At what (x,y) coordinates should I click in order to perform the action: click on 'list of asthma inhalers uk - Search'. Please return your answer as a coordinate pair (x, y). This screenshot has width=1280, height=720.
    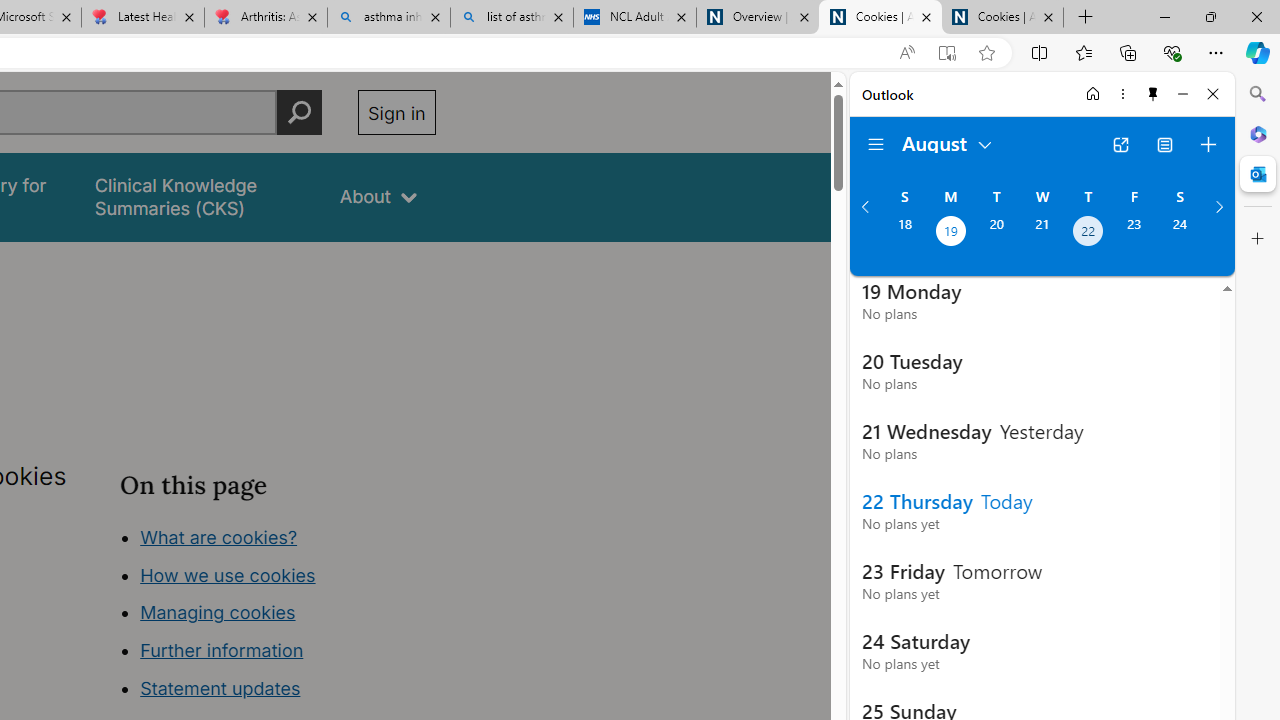
    Looking at the image, I should click on (512, 17).